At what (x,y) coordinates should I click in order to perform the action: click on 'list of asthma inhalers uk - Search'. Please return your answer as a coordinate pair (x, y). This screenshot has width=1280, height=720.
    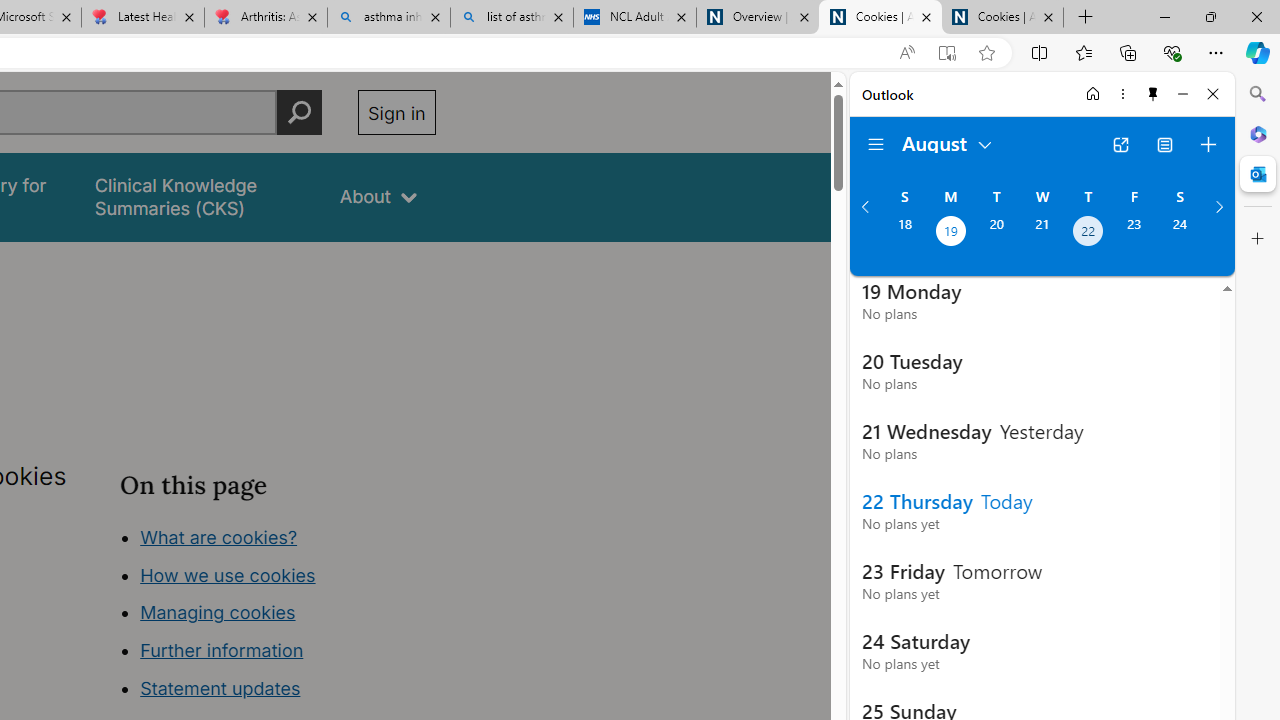
    Looking at the image, I should click on (512, 17).